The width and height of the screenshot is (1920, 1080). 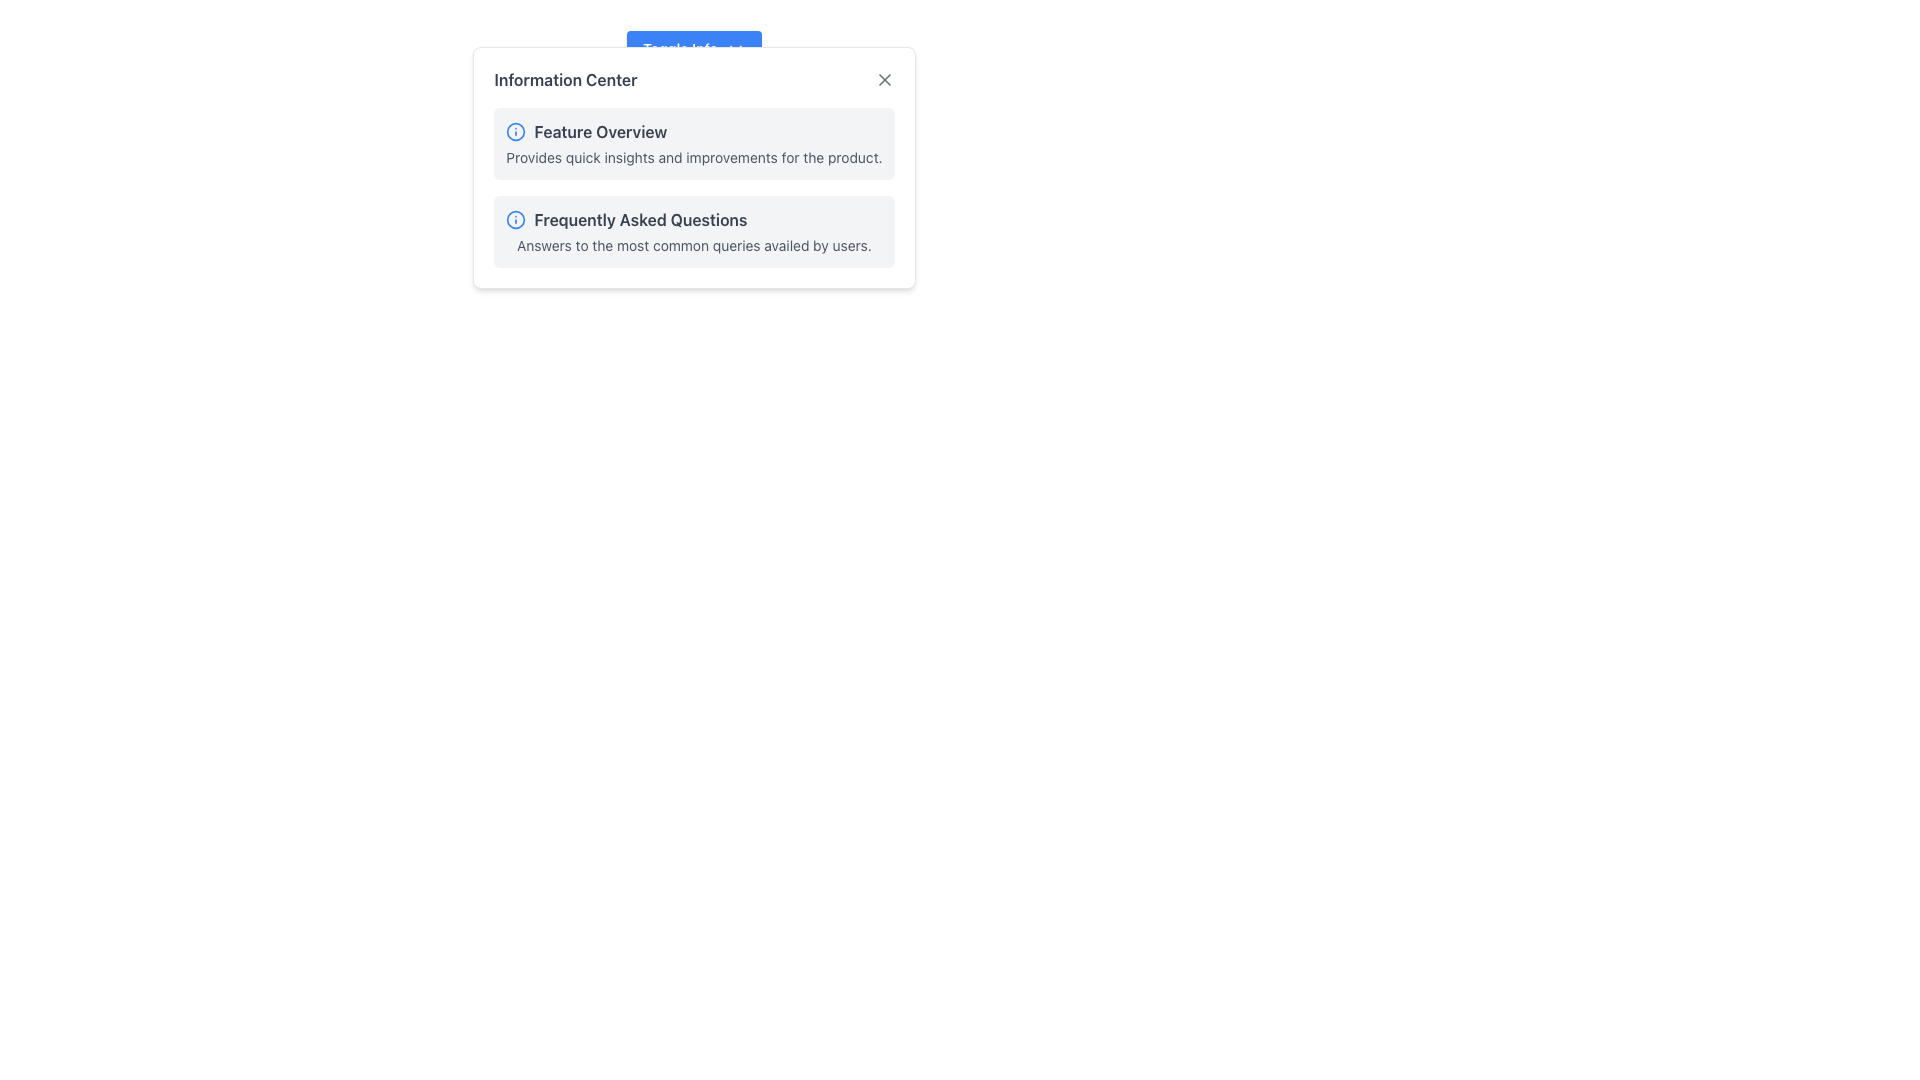 What do you see at coordinates (694, 48) in the screenshot?
I see `the 'Toggle Info' dropdown button, which is a blue rectangular button with white text and a chevron icon` at bounding box center [694, 48].